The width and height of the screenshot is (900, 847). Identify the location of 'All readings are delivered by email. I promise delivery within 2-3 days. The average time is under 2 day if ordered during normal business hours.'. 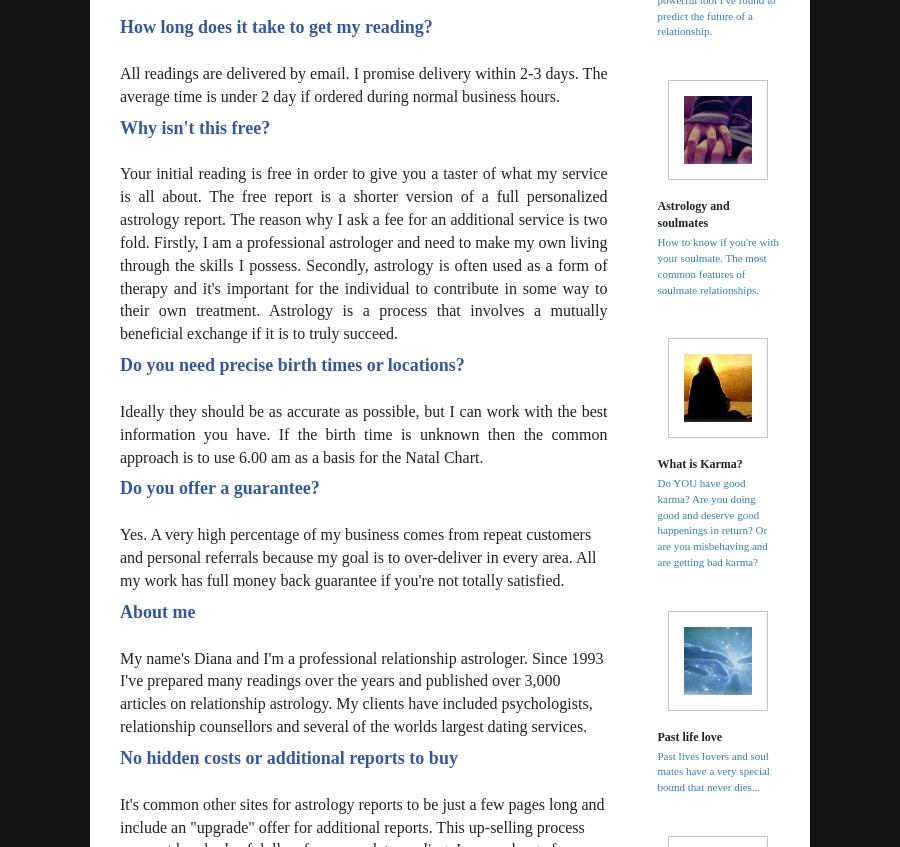
(119, 84).